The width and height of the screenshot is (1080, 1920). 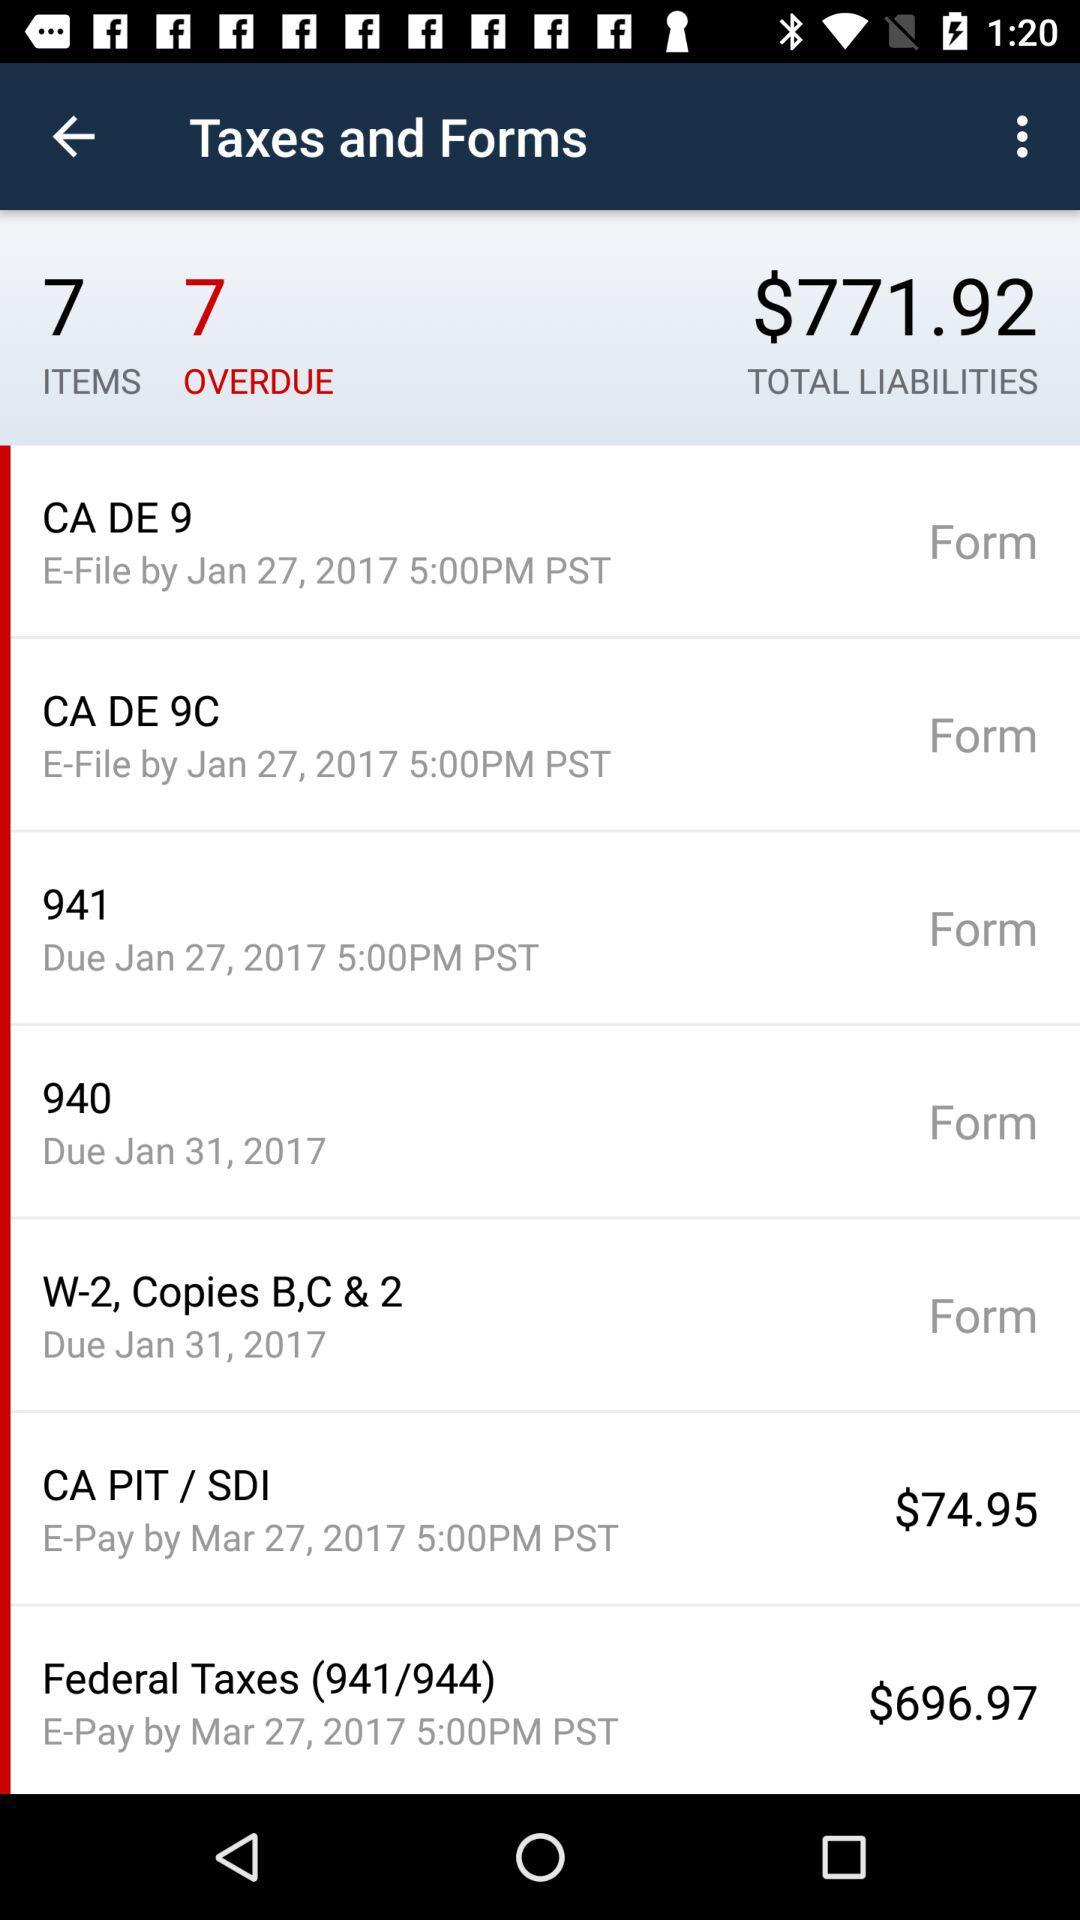 What do you see at coordinates (72, 135) in the screenshot?
I see `the item to the left of taxes and forms` at bounding box center [72, 135].